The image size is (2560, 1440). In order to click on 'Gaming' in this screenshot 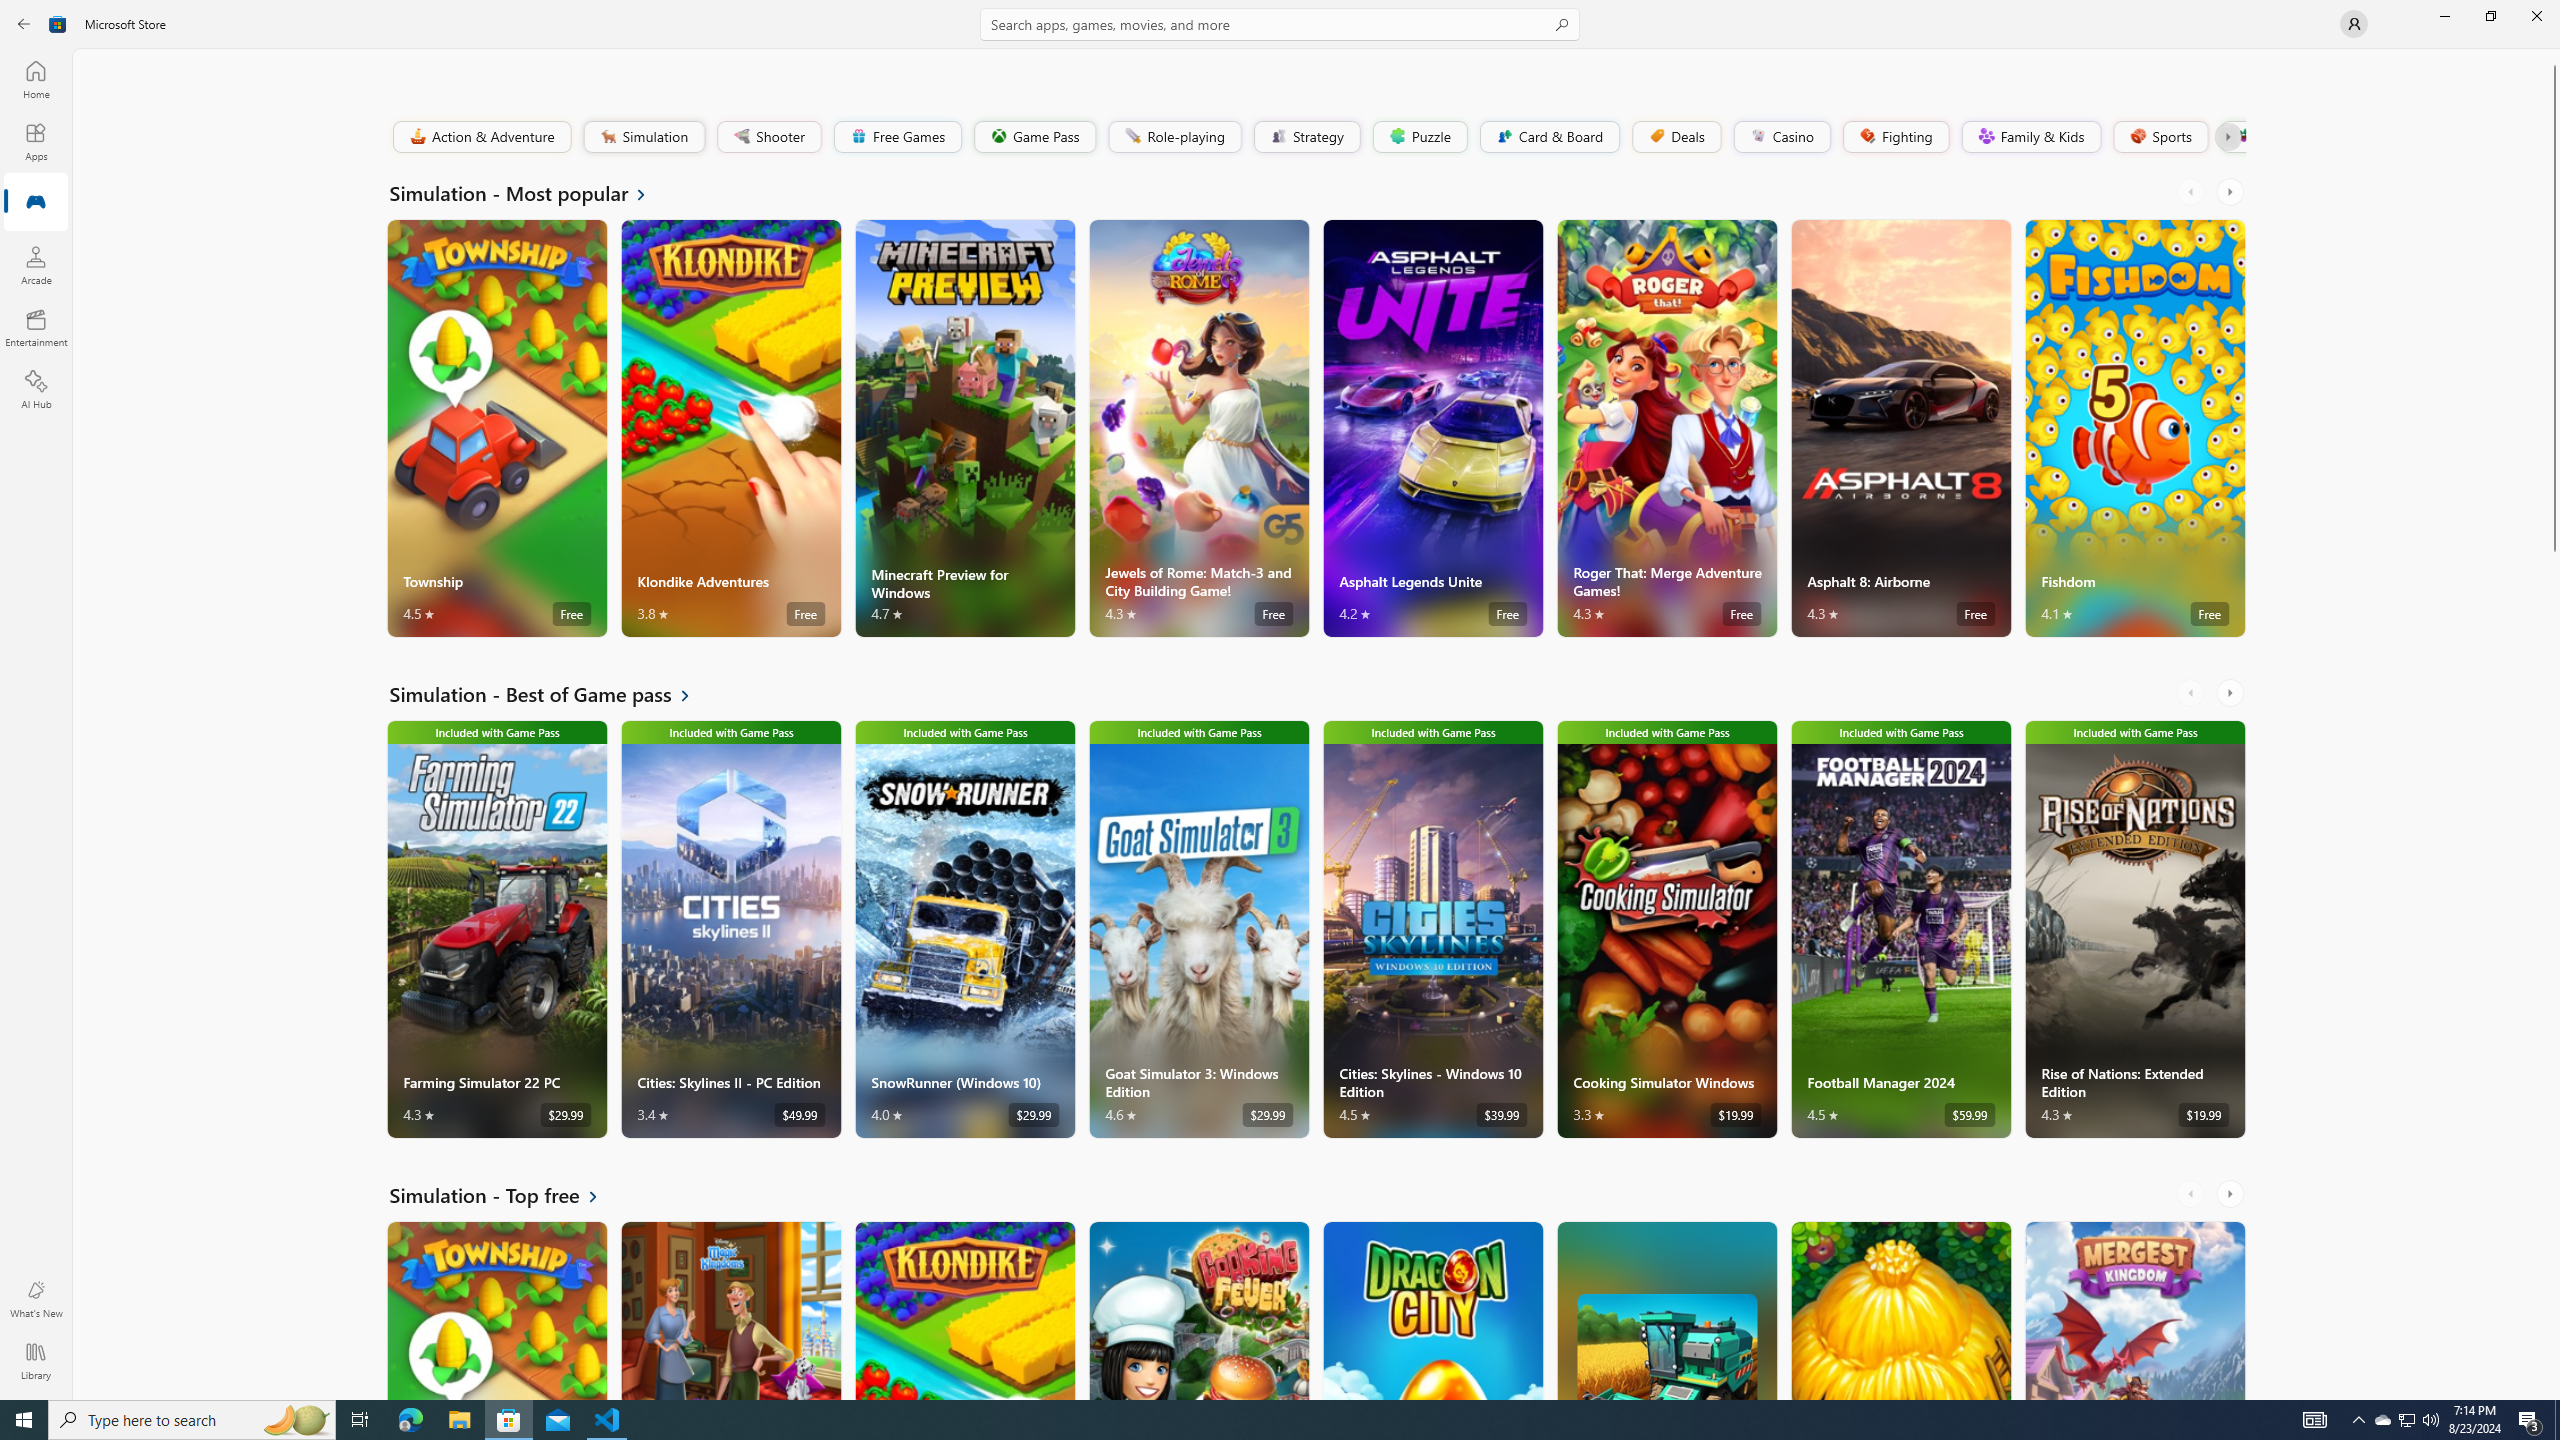, I will do `click(34, 202)`.